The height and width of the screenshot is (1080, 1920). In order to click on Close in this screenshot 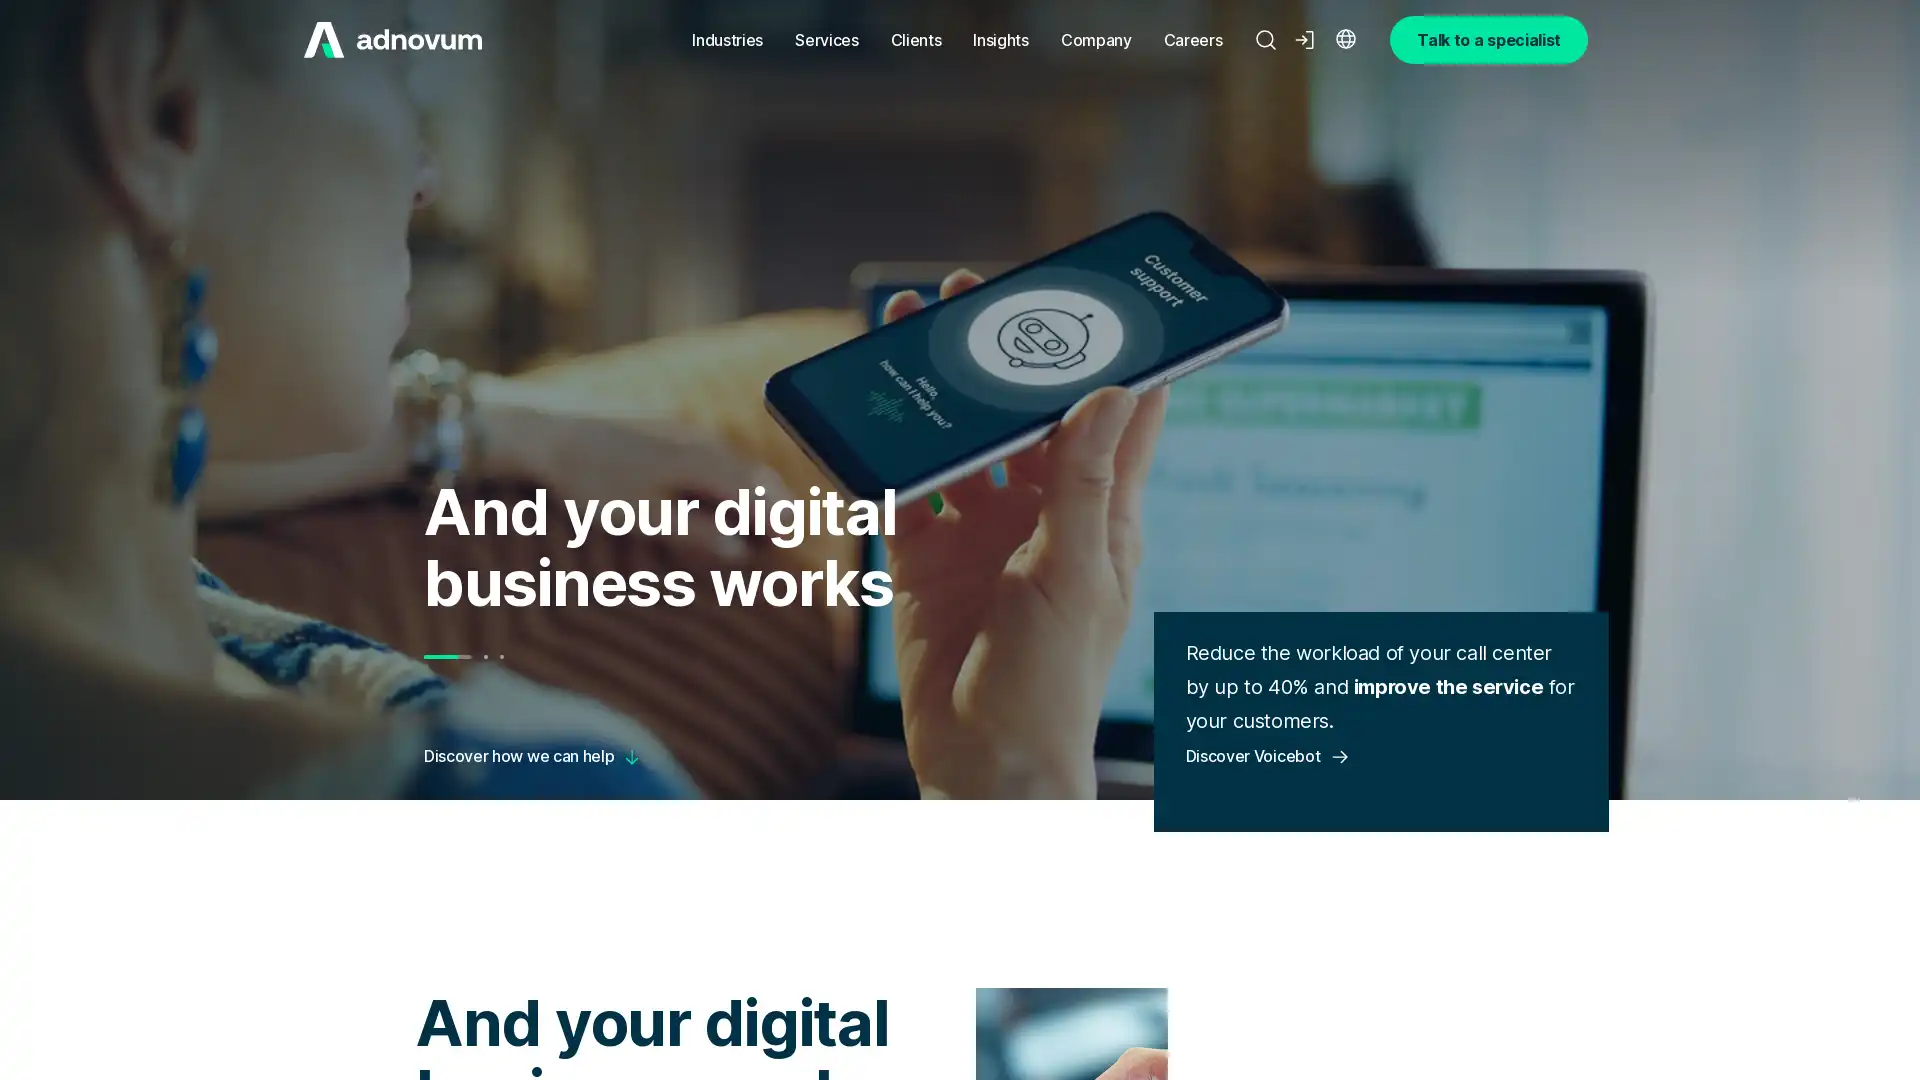, I will do `click(399, 937)`.